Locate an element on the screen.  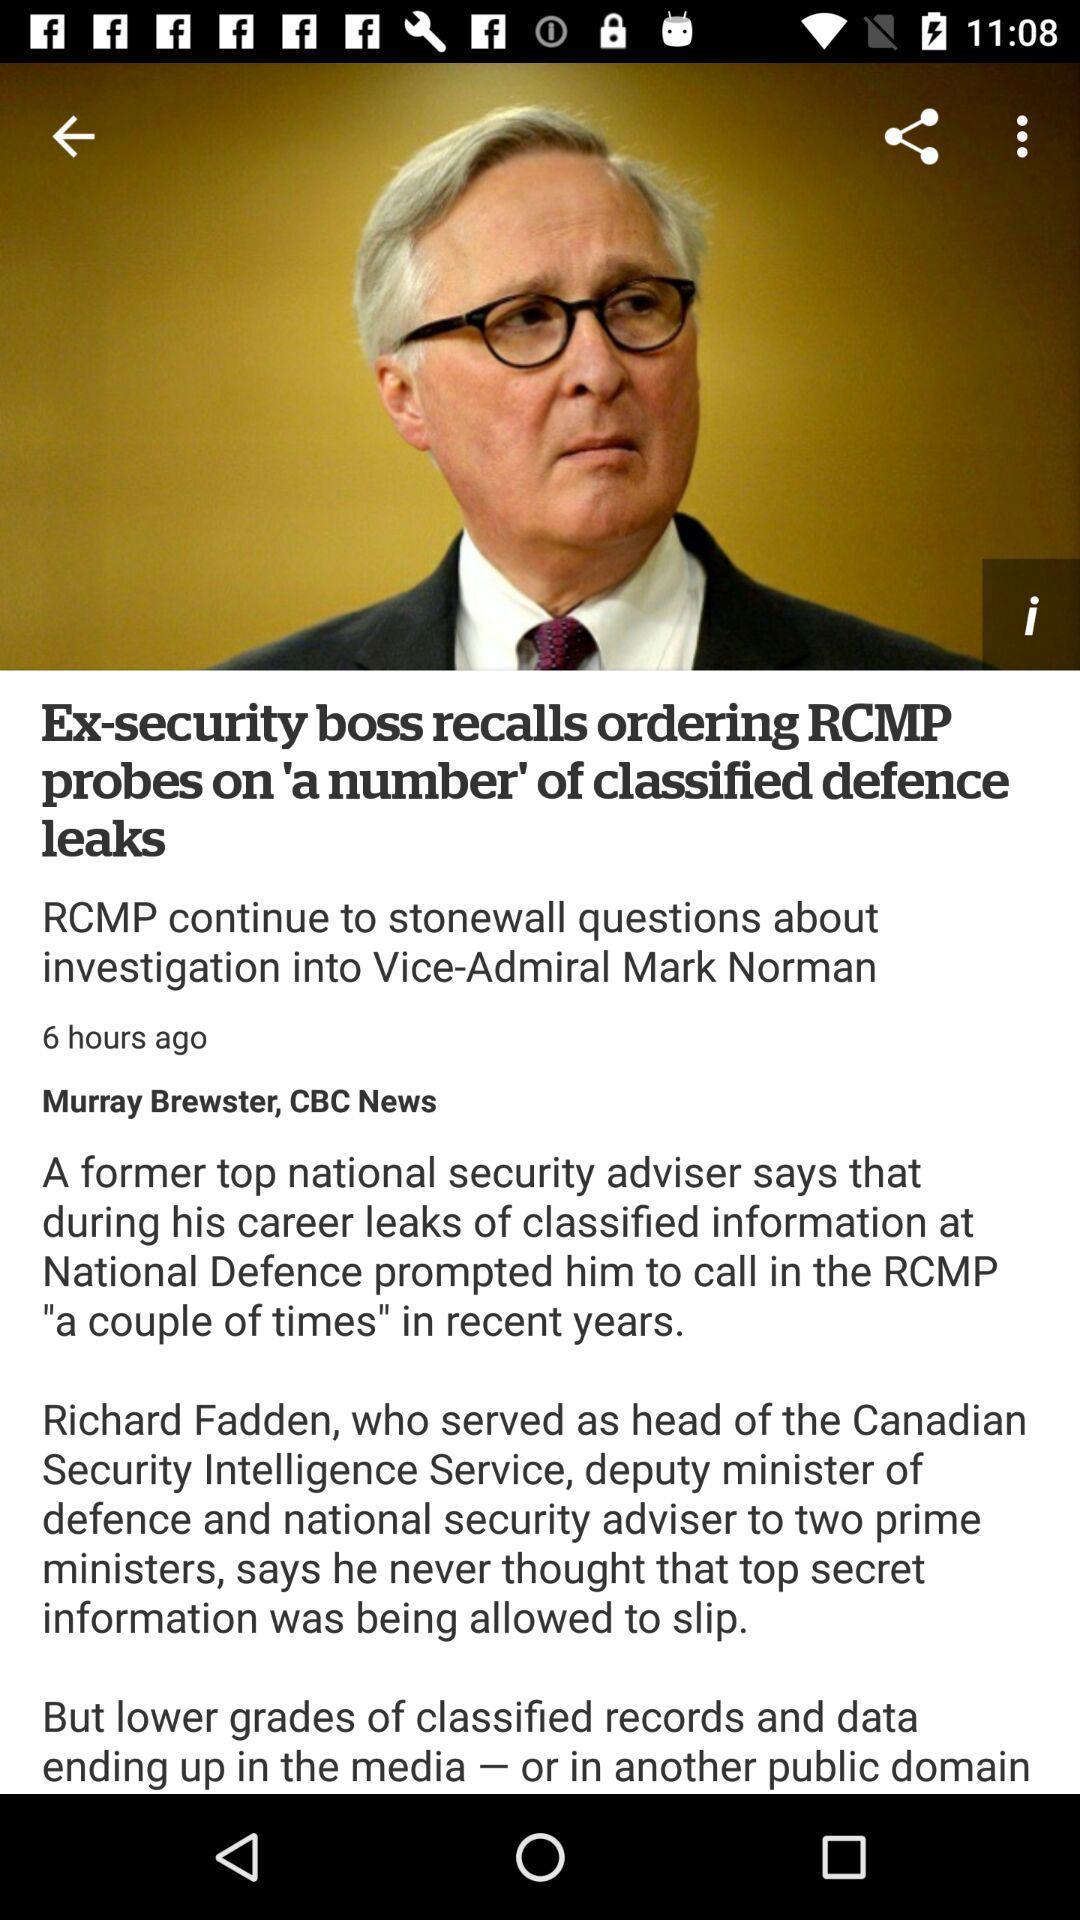
the icon above the ex security boss is located at coordinates (1031, 613).